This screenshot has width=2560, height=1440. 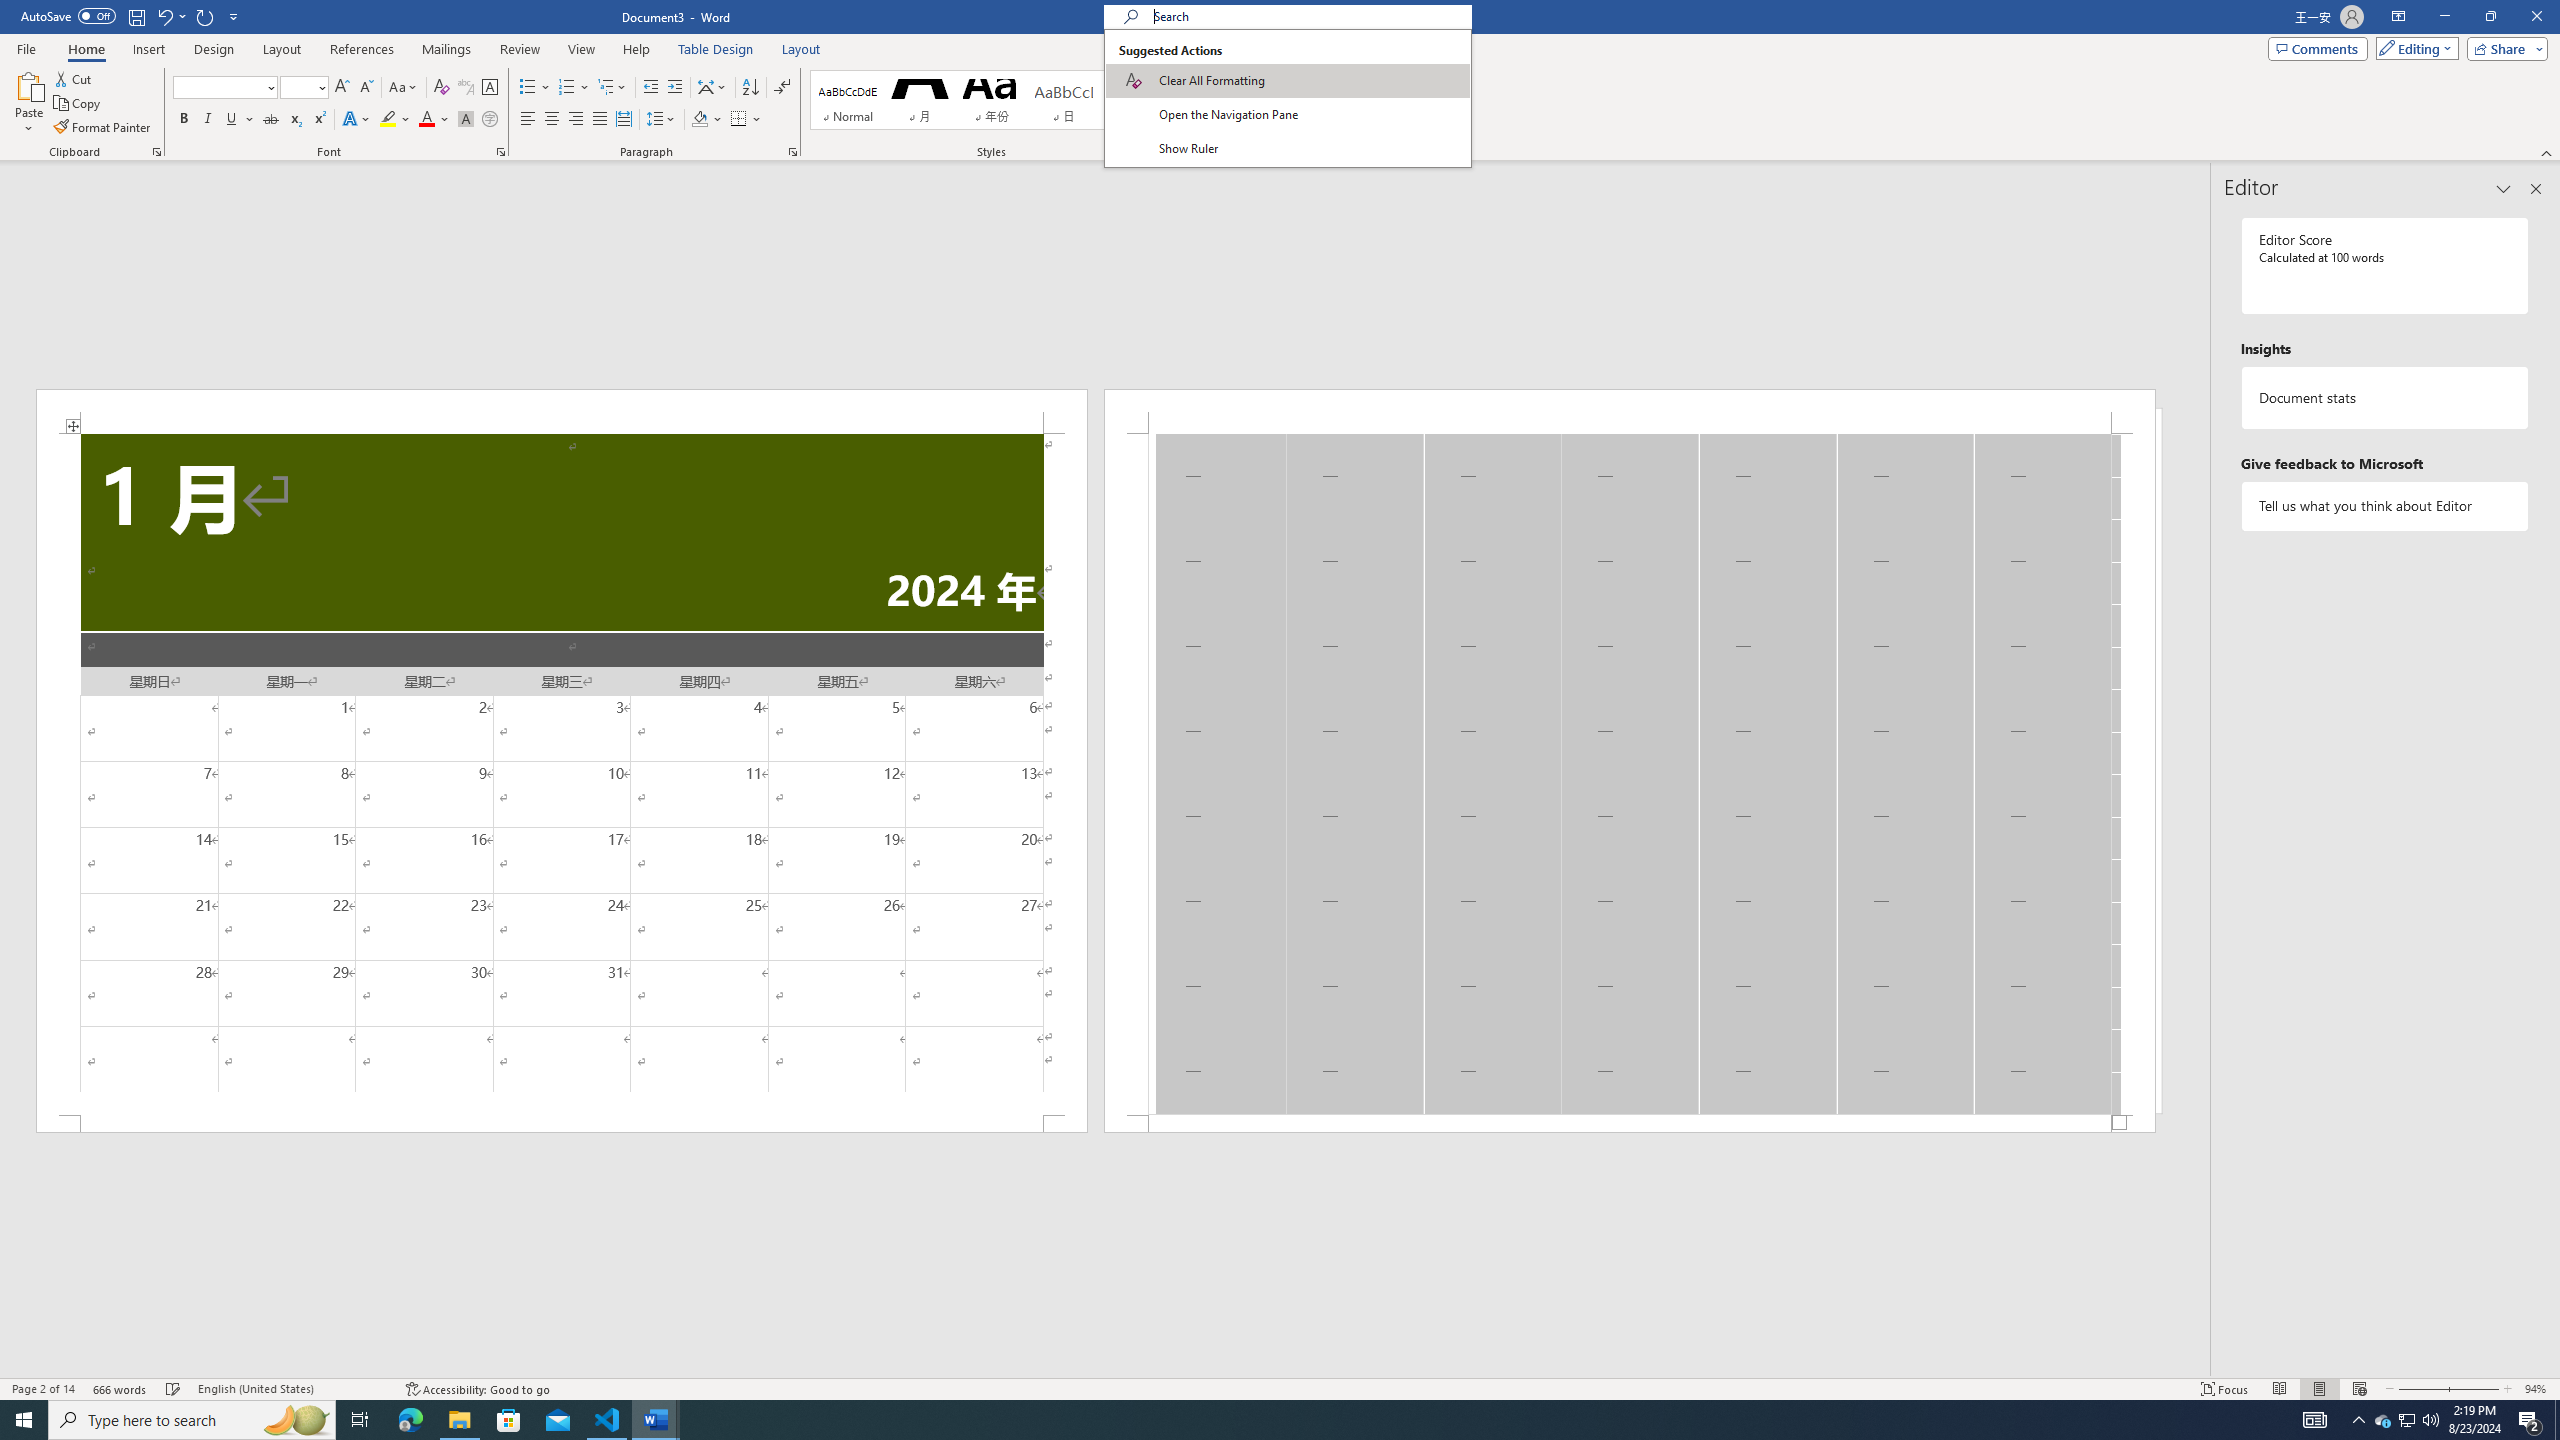 What do you see at coordinates (476, 1389) in the screenshot?
I see `'Accessibility Checker Accessibility: Good to go'` at bounding box center [476, 1389].